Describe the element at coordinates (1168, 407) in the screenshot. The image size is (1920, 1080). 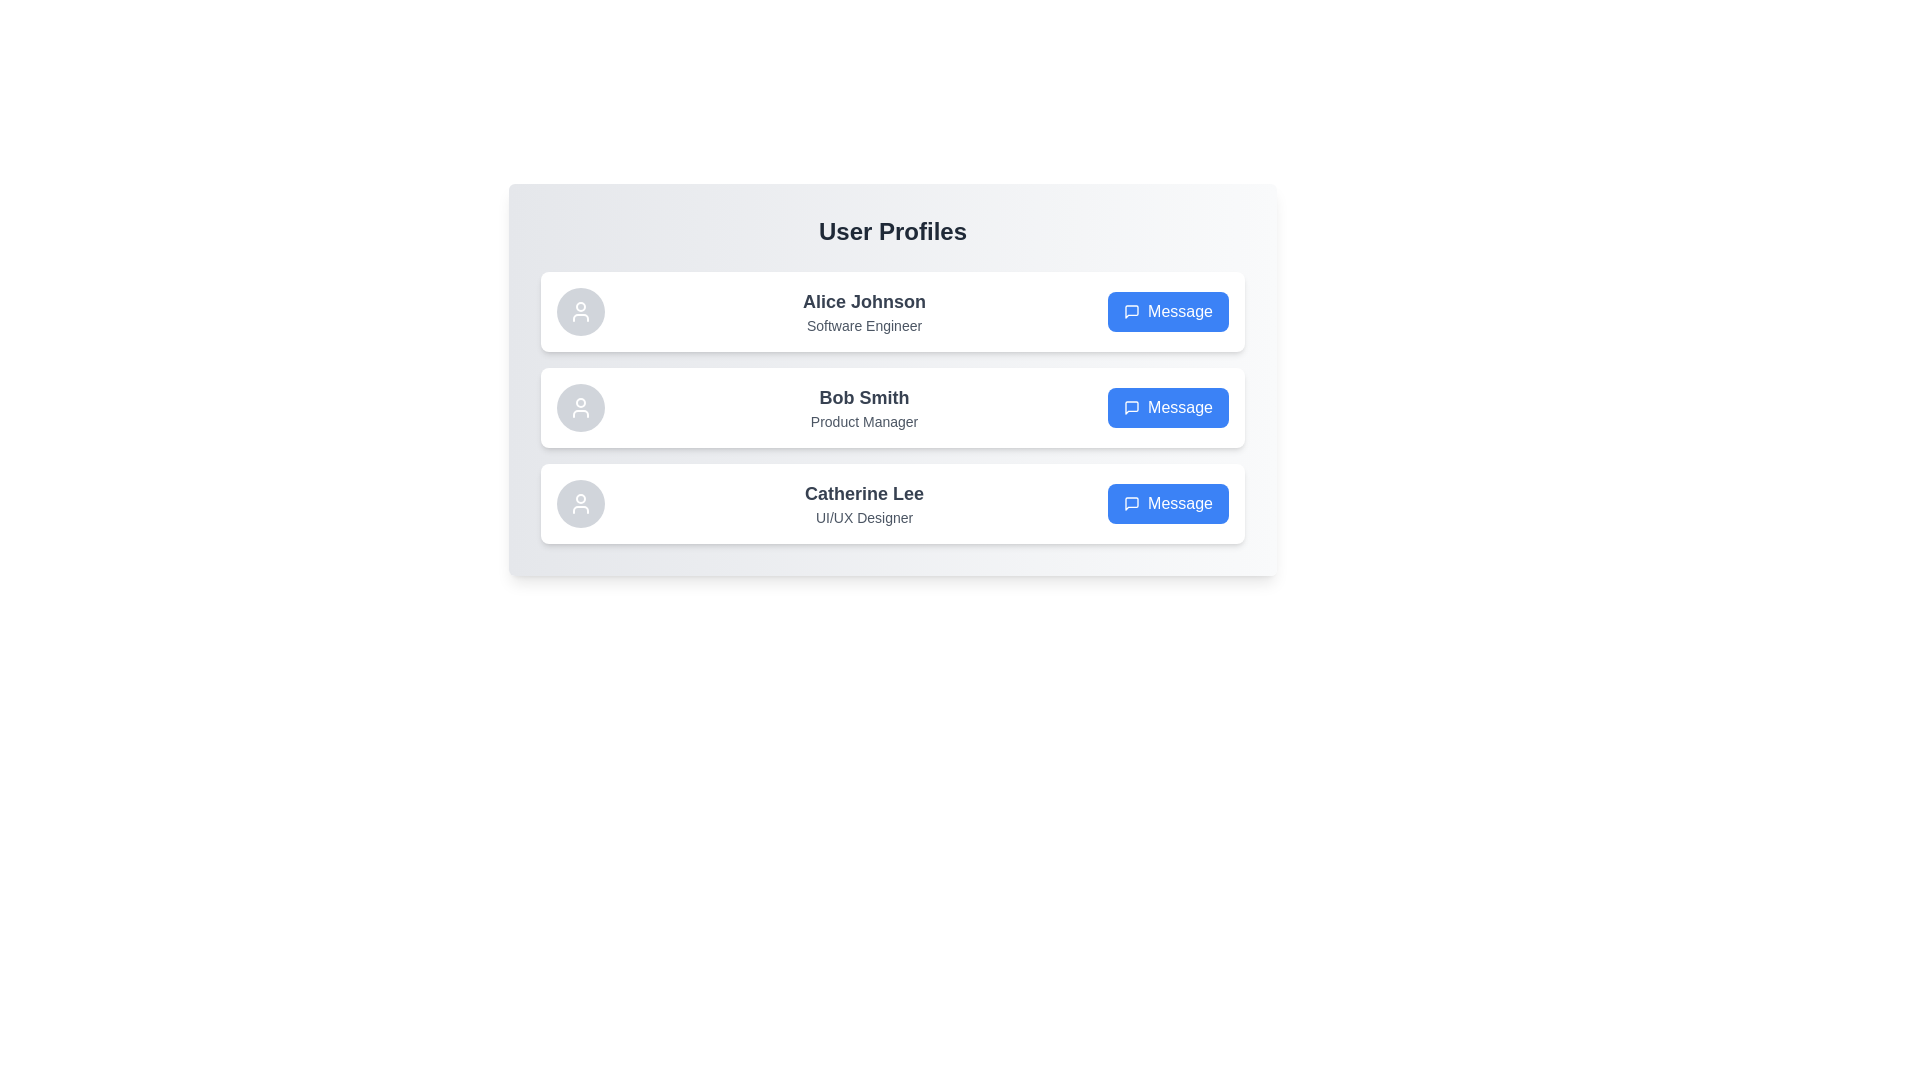
I see `the 'Message' button for Bob Smith` at that location.